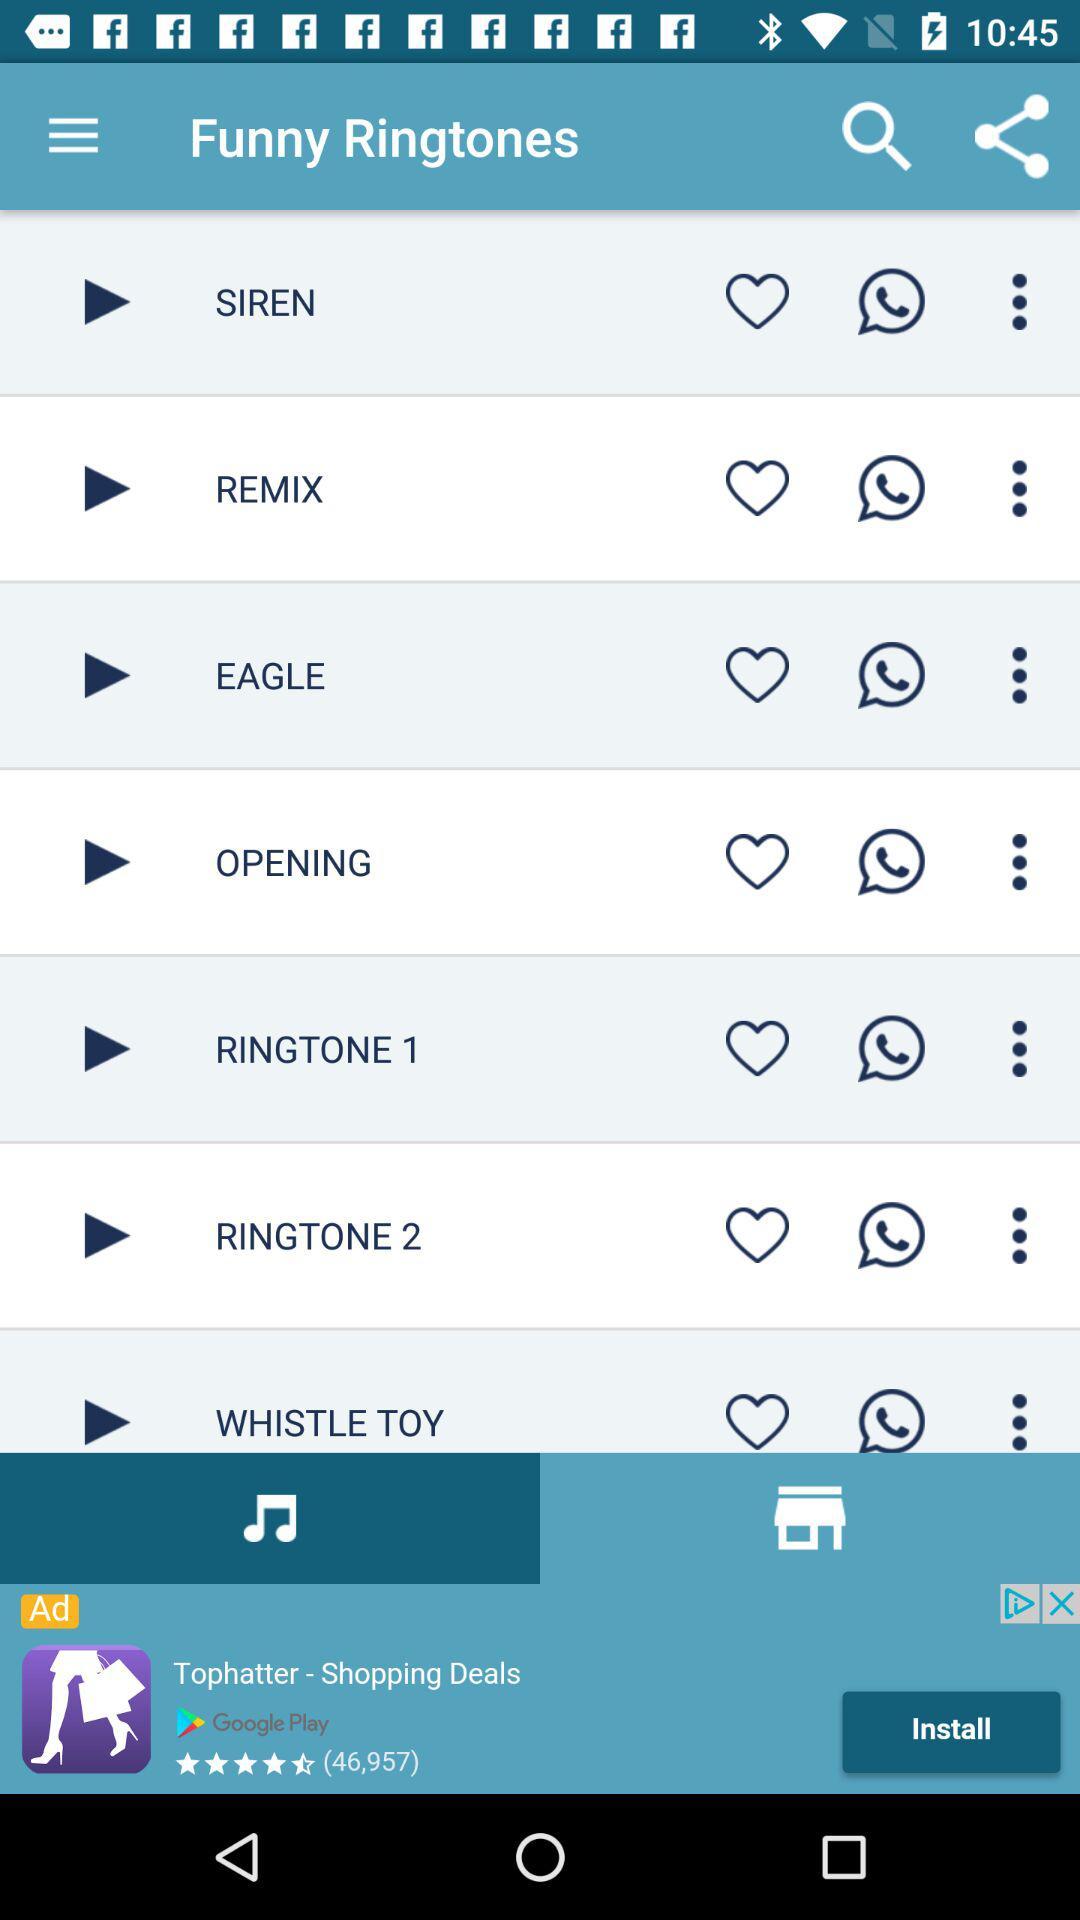  What do you see at coordinates (757, 1234) in the screenshot?
I see `favorite` at bounding box center [757, 1234].